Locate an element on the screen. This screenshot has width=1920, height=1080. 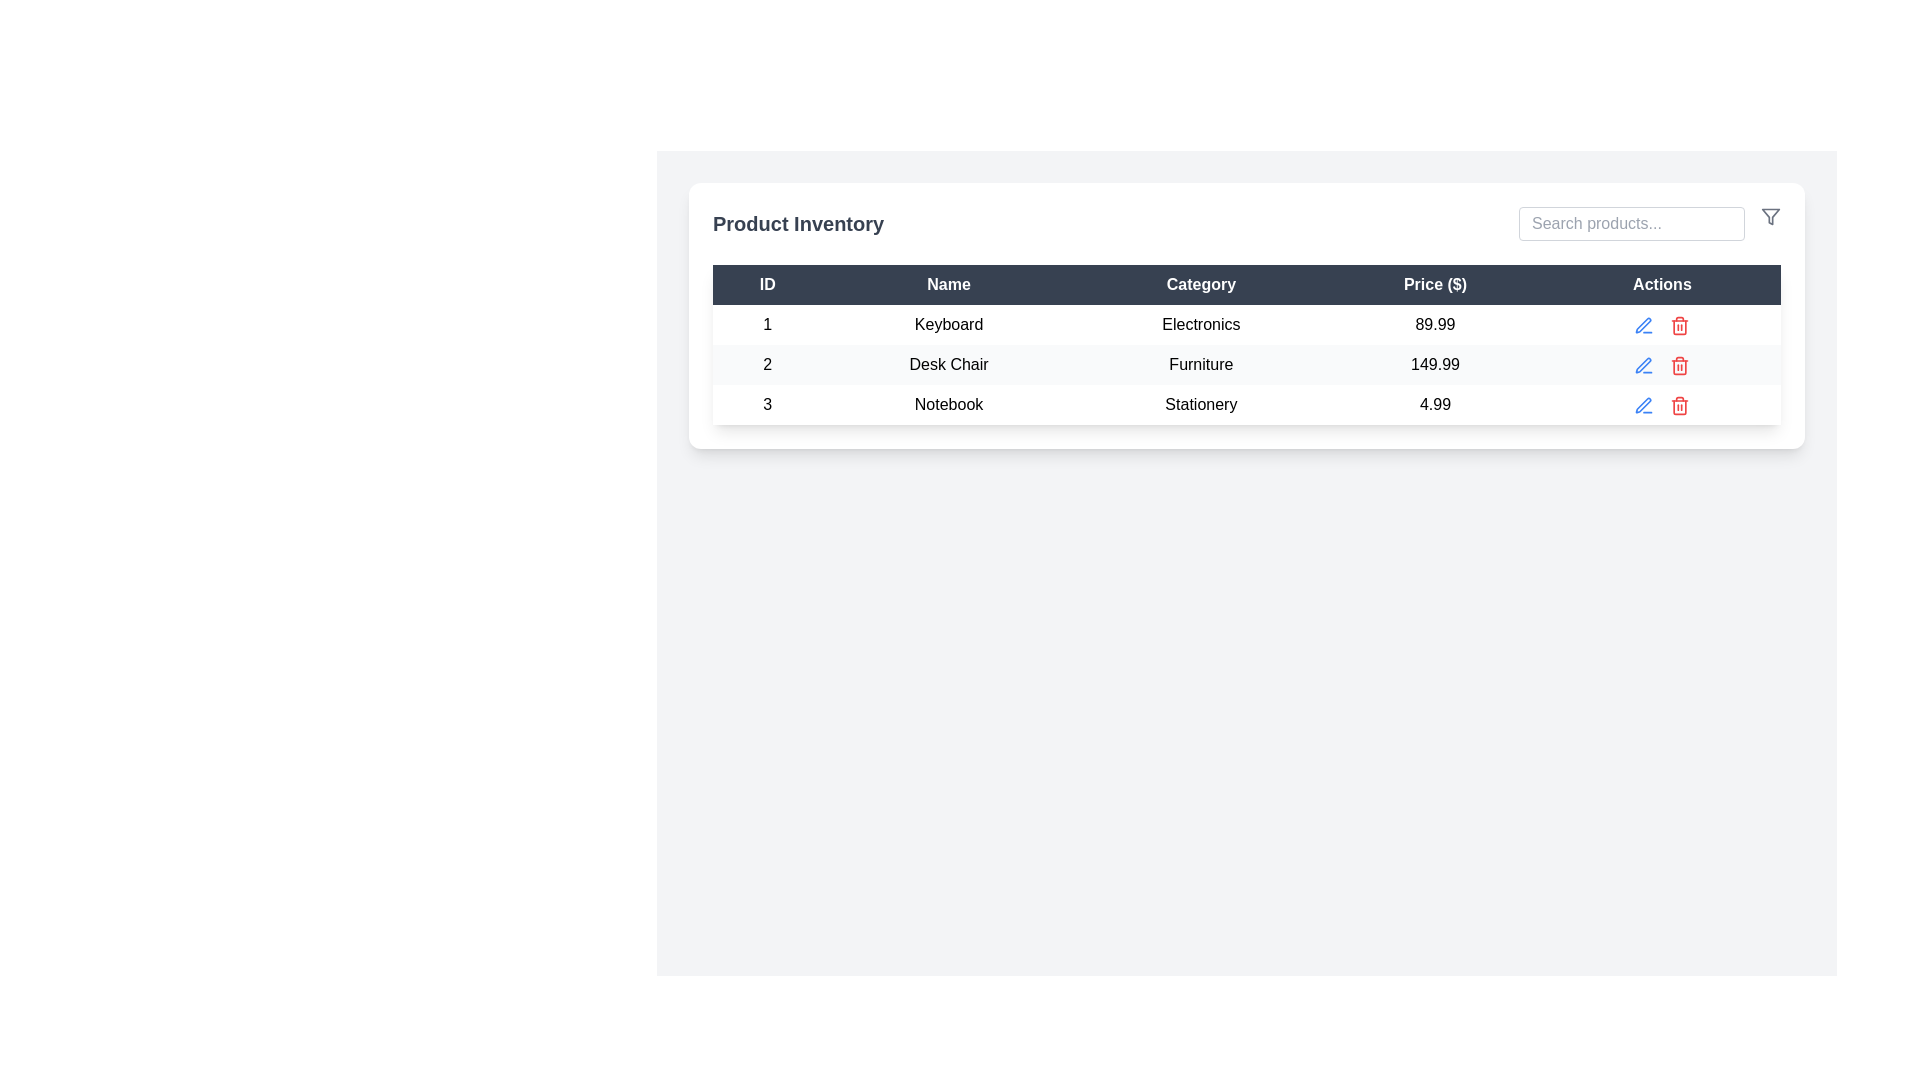
the trash can icon button located in the last column labeled 'Actions' of the third row in the data table is located at coordinates (1680, 405).